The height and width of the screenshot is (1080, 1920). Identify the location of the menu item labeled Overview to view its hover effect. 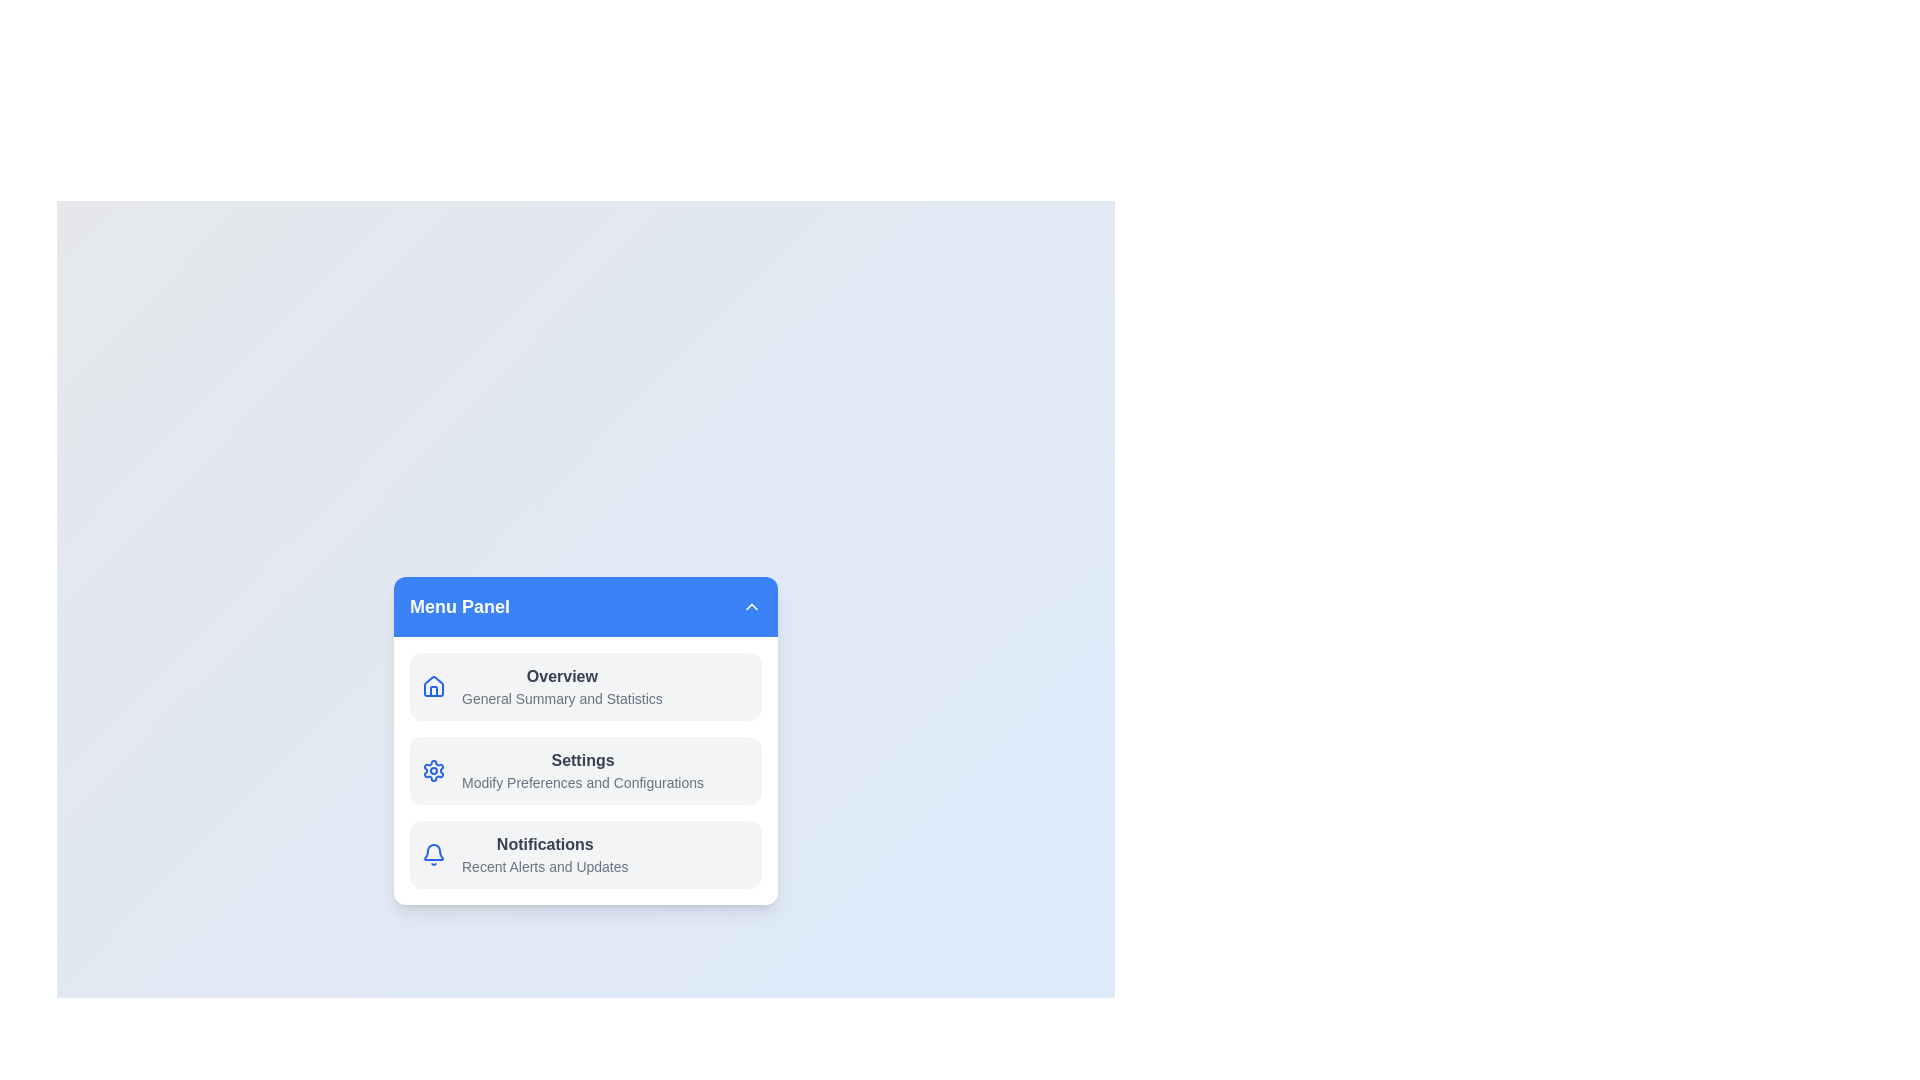
(584, 685).